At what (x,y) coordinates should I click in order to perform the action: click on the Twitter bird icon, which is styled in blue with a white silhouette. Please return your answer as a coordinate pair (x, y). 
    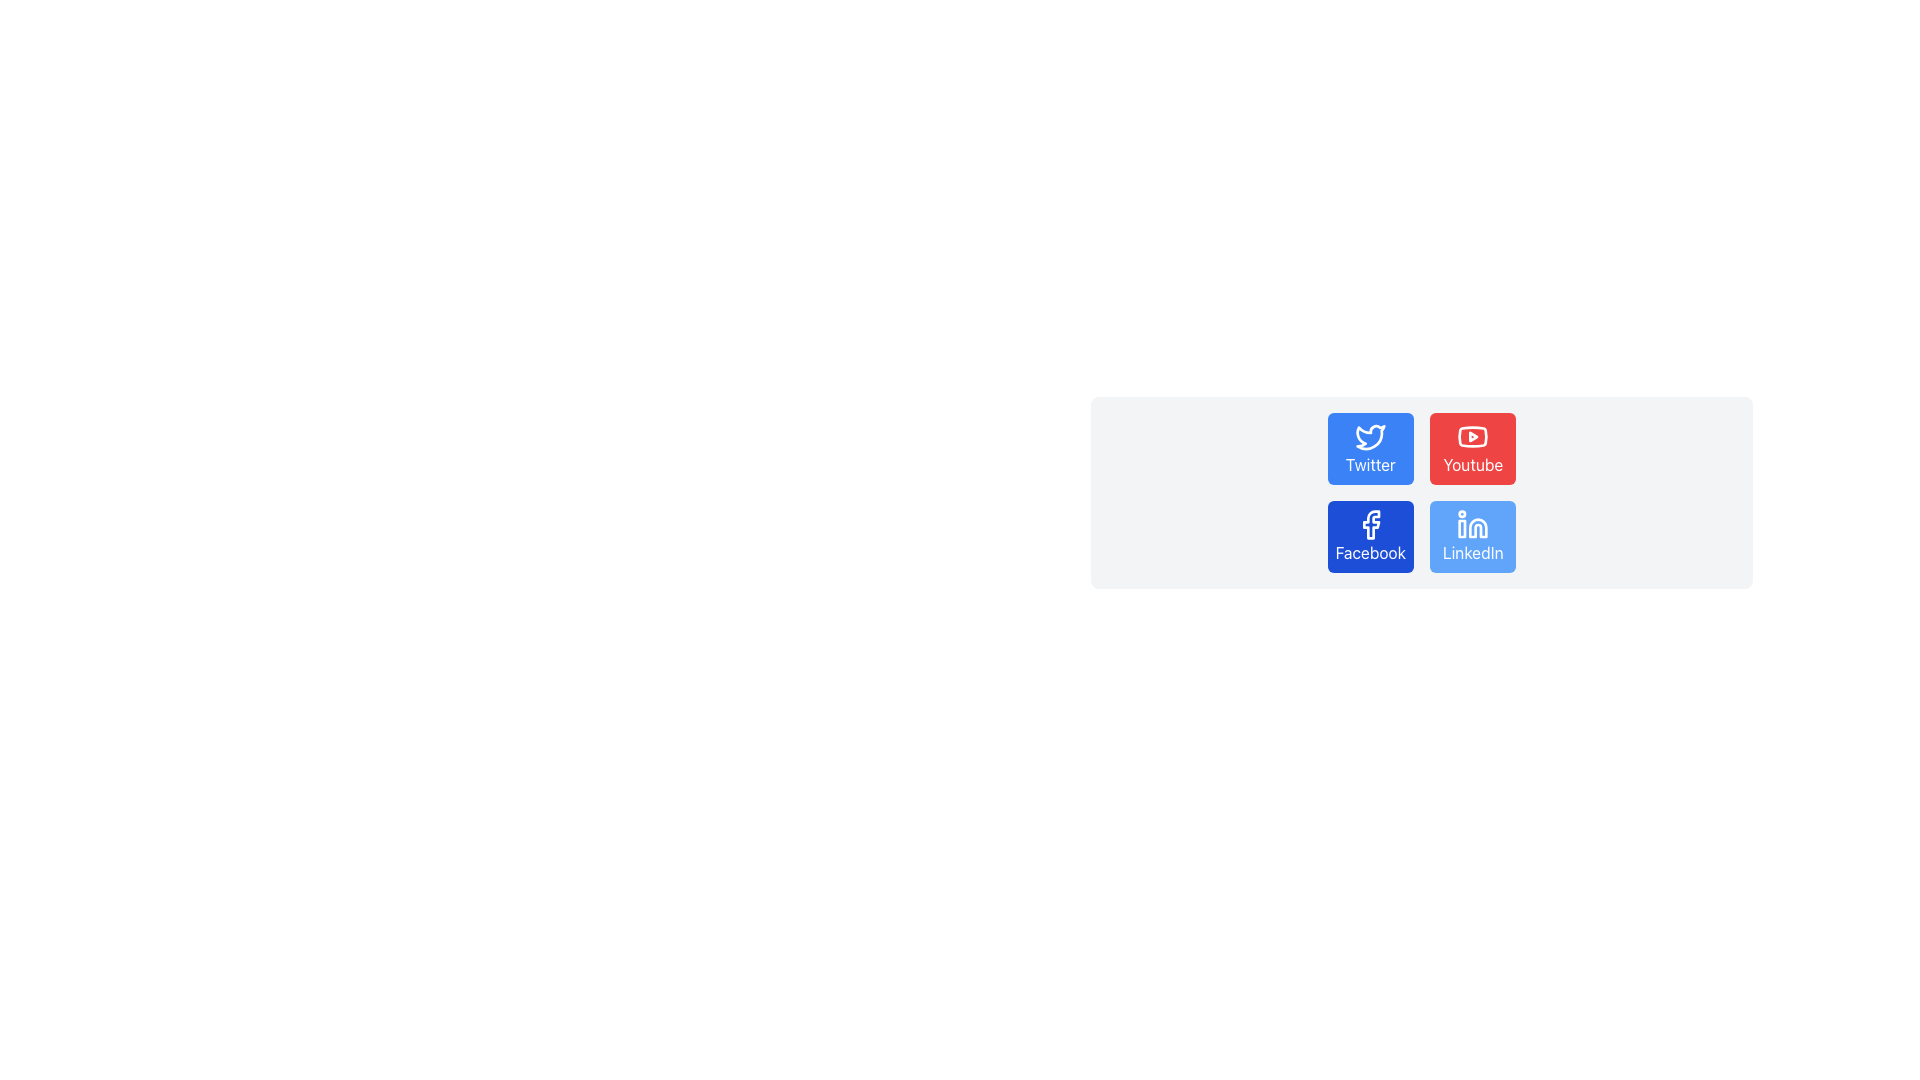
    Looking at the image, I should click on (1369, 436).